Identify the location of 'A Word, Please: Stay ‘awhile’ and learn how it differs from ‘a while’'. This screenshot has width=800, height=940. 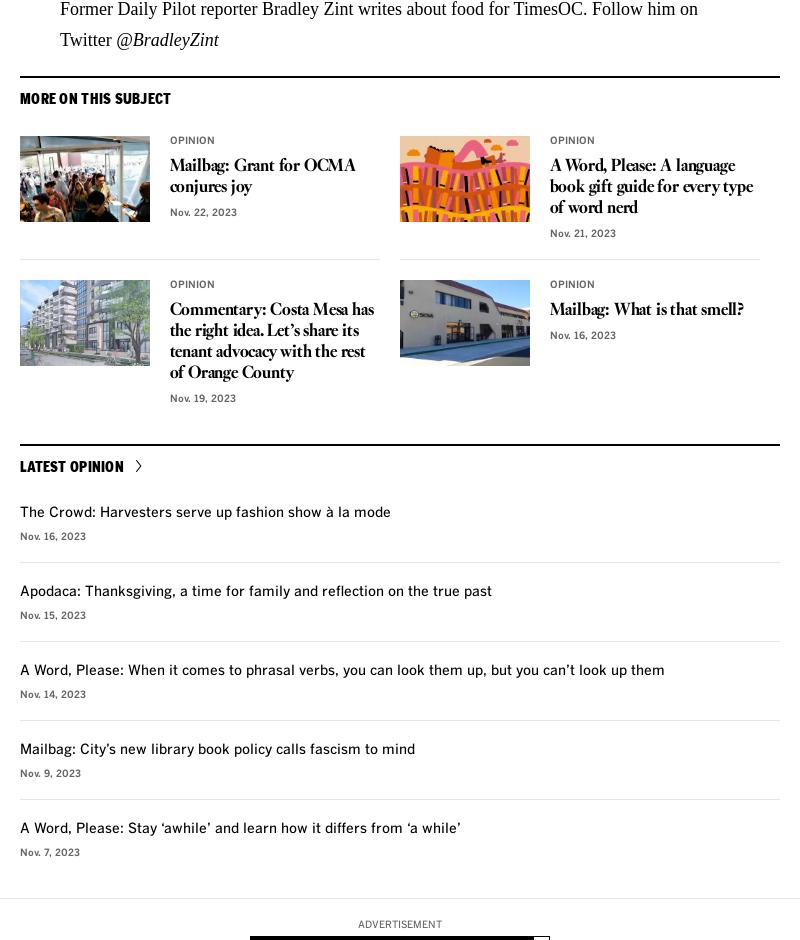
(239, 827).